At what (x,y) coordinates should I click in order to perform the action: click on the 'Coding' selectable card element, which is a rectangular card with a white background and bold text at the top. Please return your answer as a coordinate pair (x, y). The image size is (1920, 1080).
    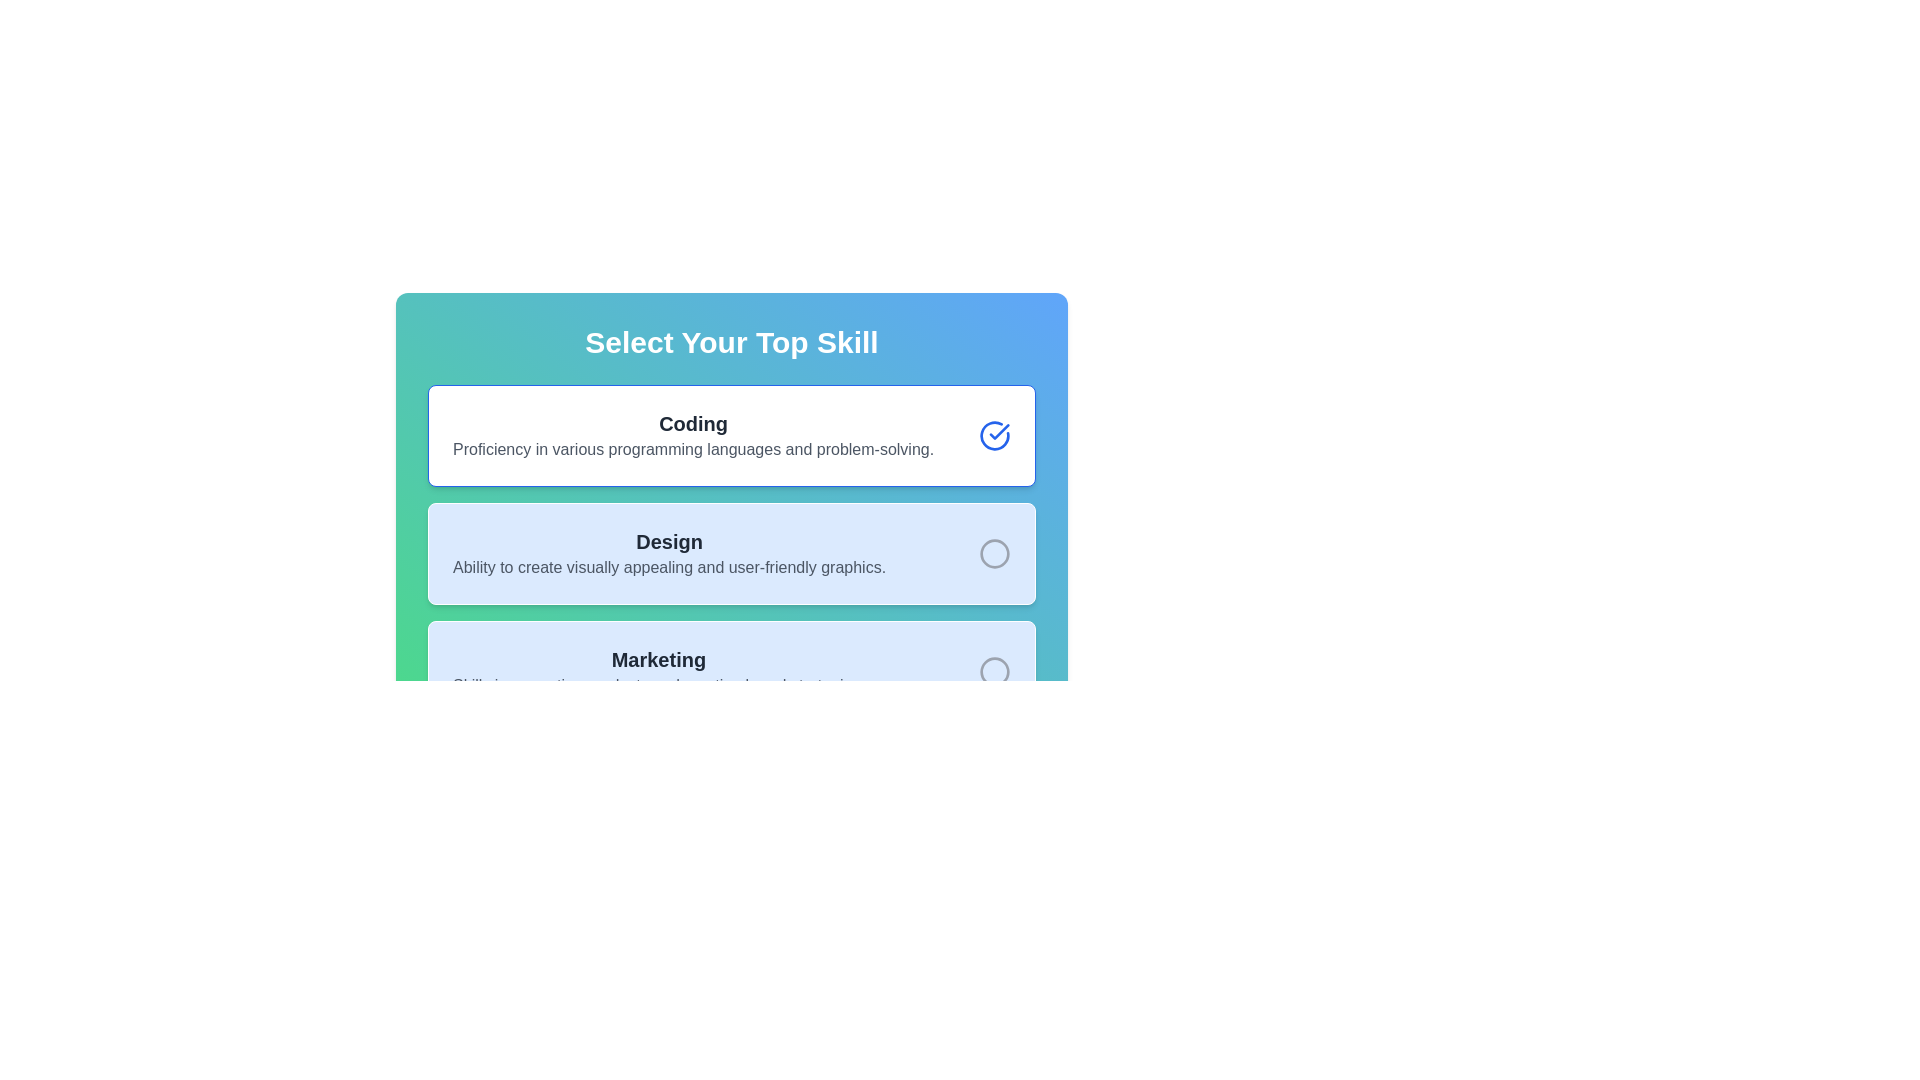
    Looking at the image, I should click on (730, 434).